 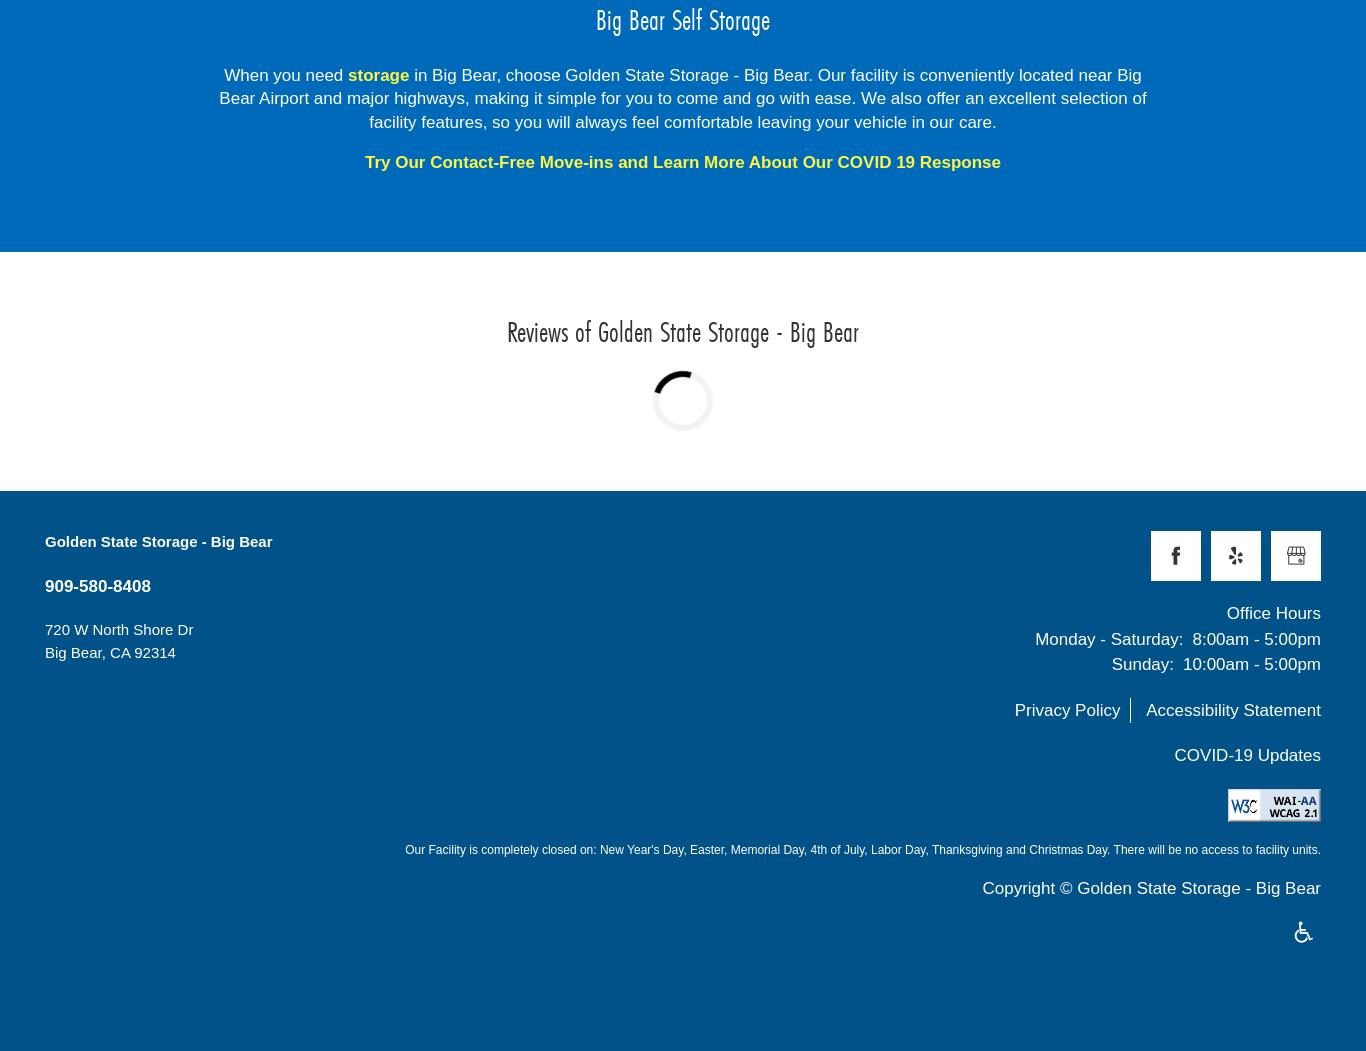 What do you see at coordinates (683, 330) in the screenshot?
I see `'Reviews of Golden State Storage - Big Bear'` at bounding box center [683, 330].